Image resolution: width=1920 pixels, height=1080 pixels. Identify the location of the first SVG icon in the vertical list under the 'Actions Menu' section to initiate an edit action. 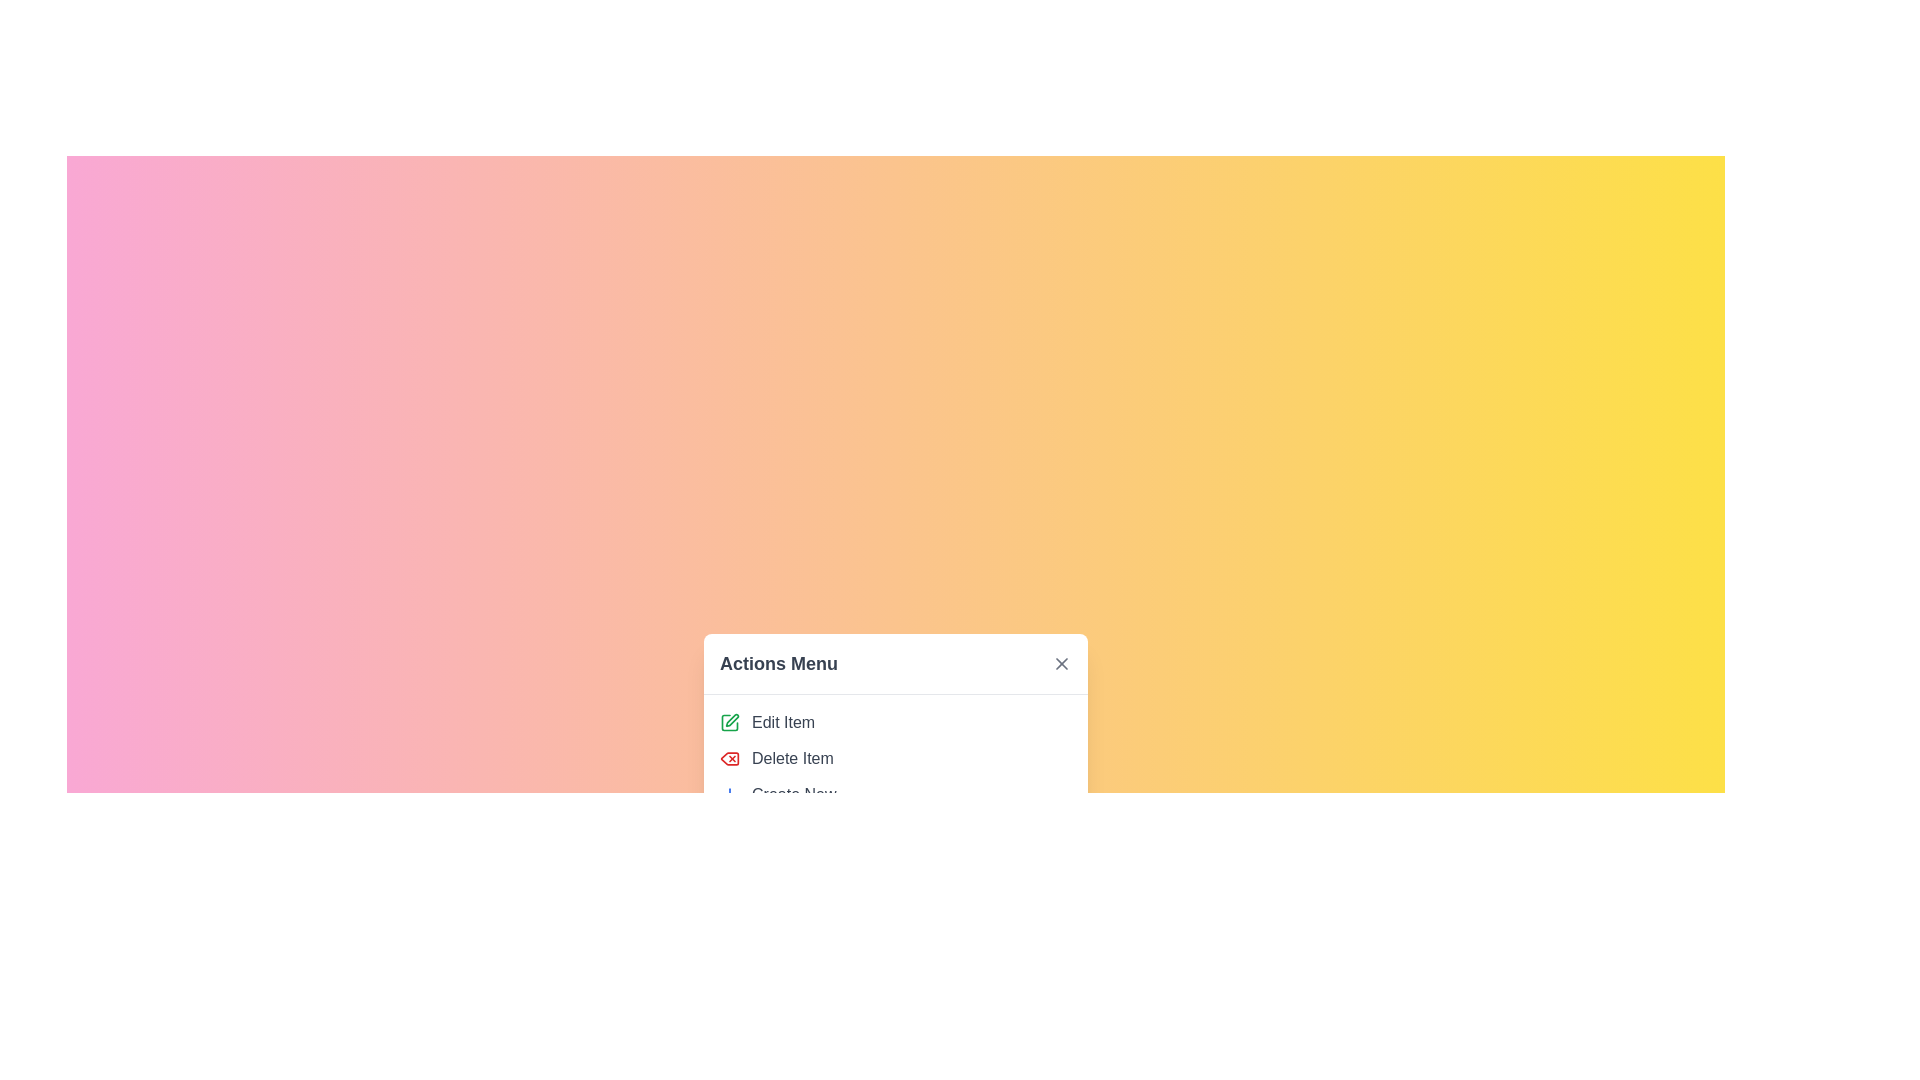
(728, 722).